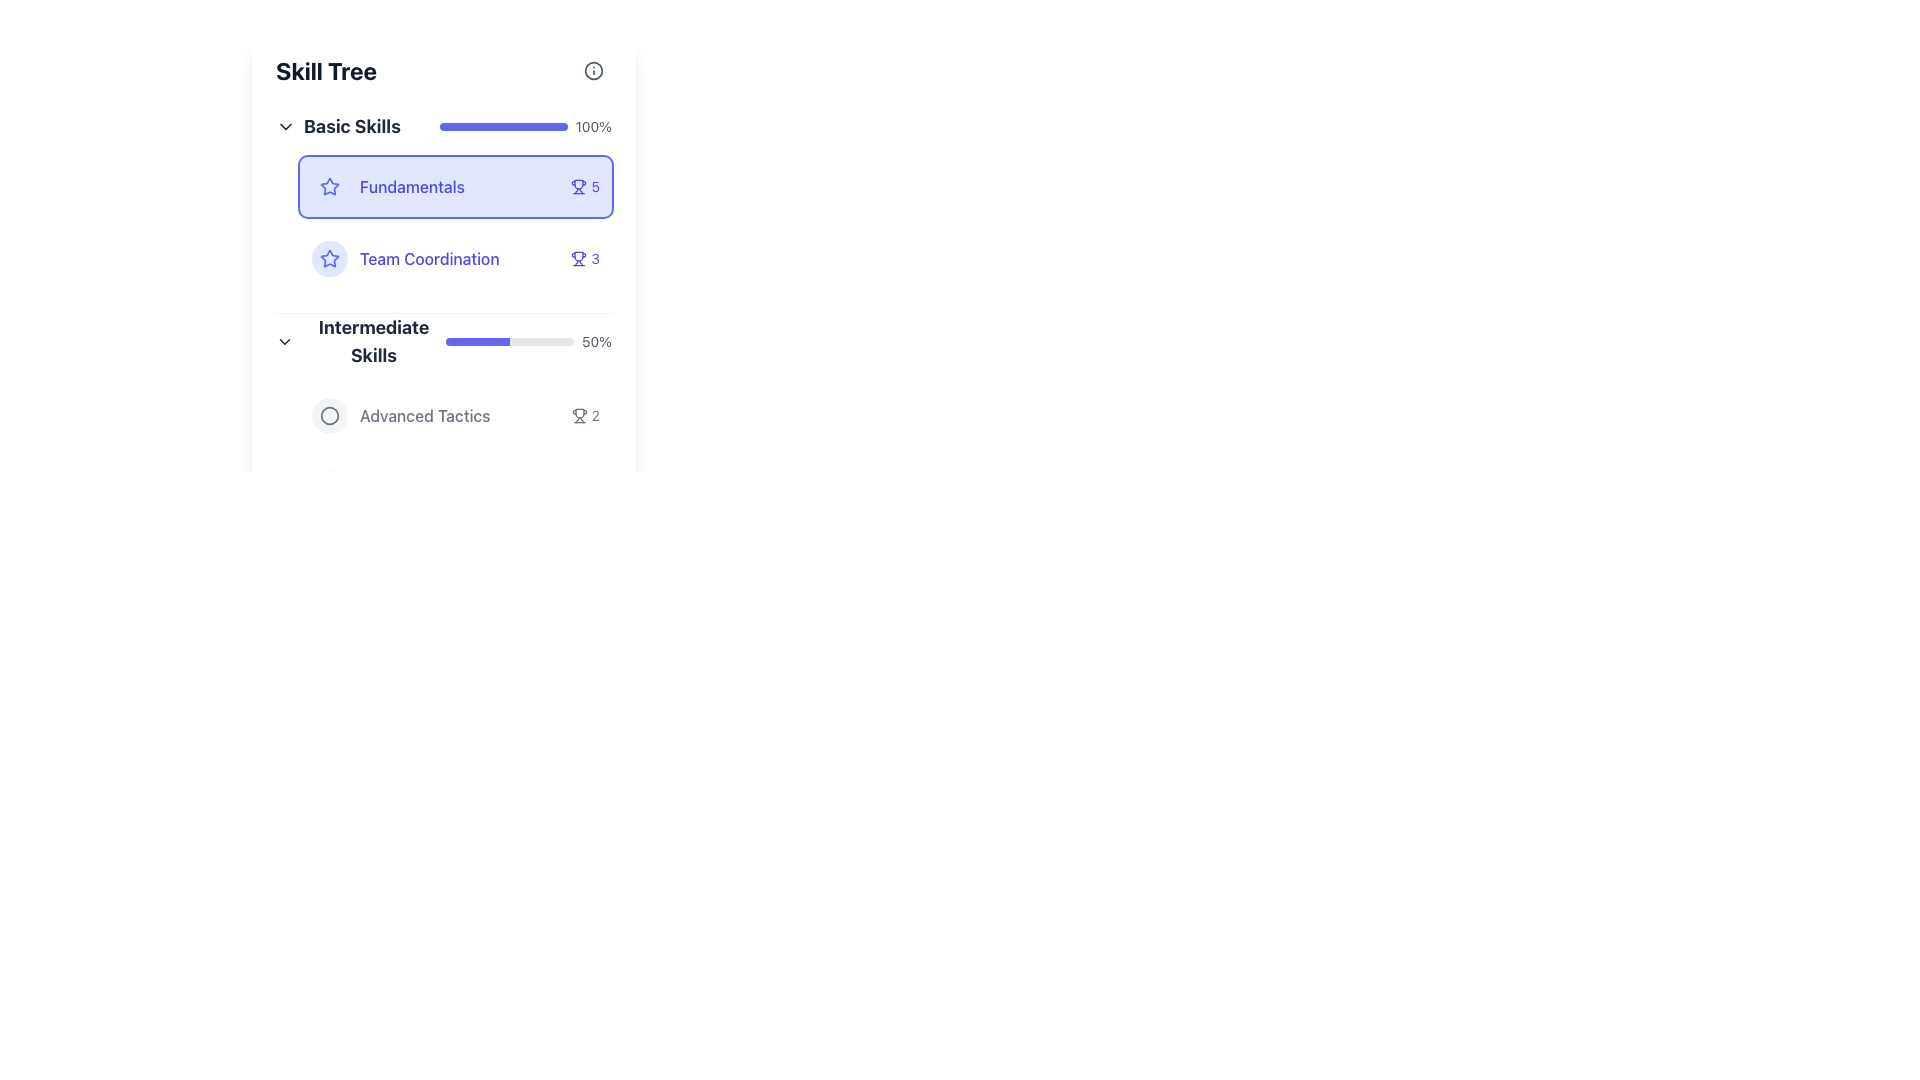 This screenshot has height=1080, width=1920. I want to click on static text displaying '100%' that is styled in a small gray font and positioned to the right of the progress bar labeled 'Basic Skills', so click(592, 127).